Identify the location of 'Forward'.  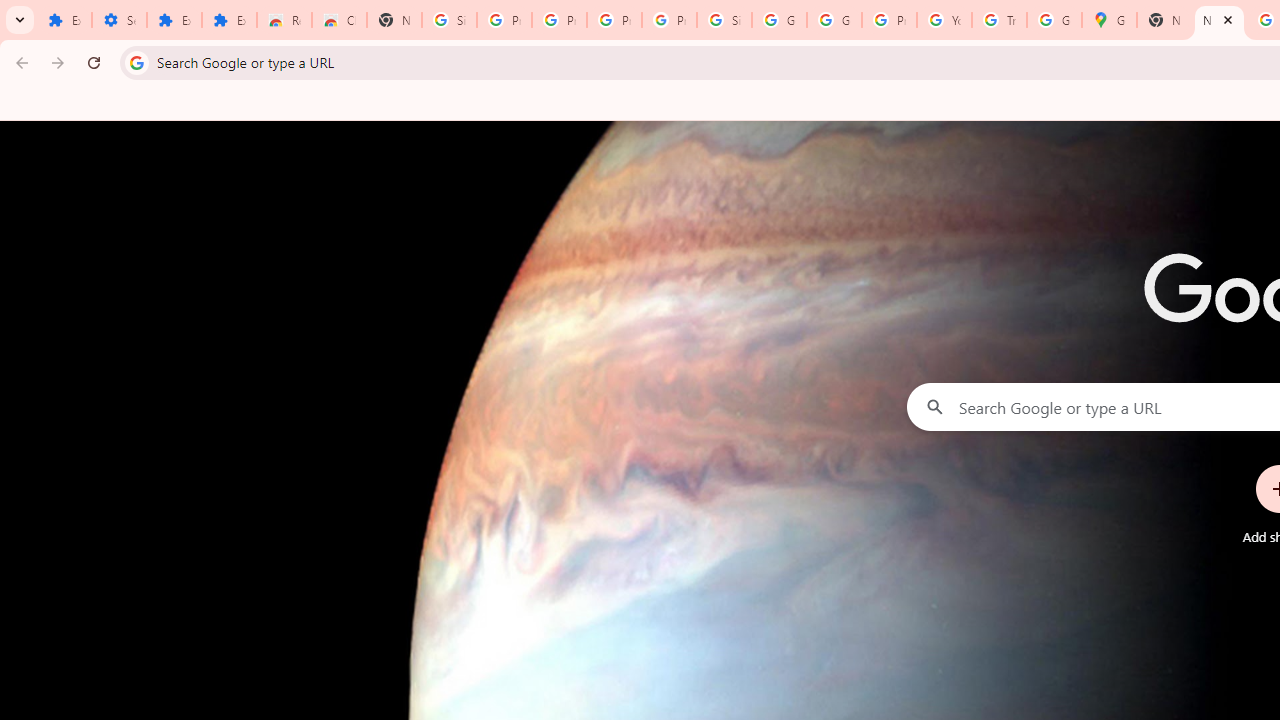
(58, 61).